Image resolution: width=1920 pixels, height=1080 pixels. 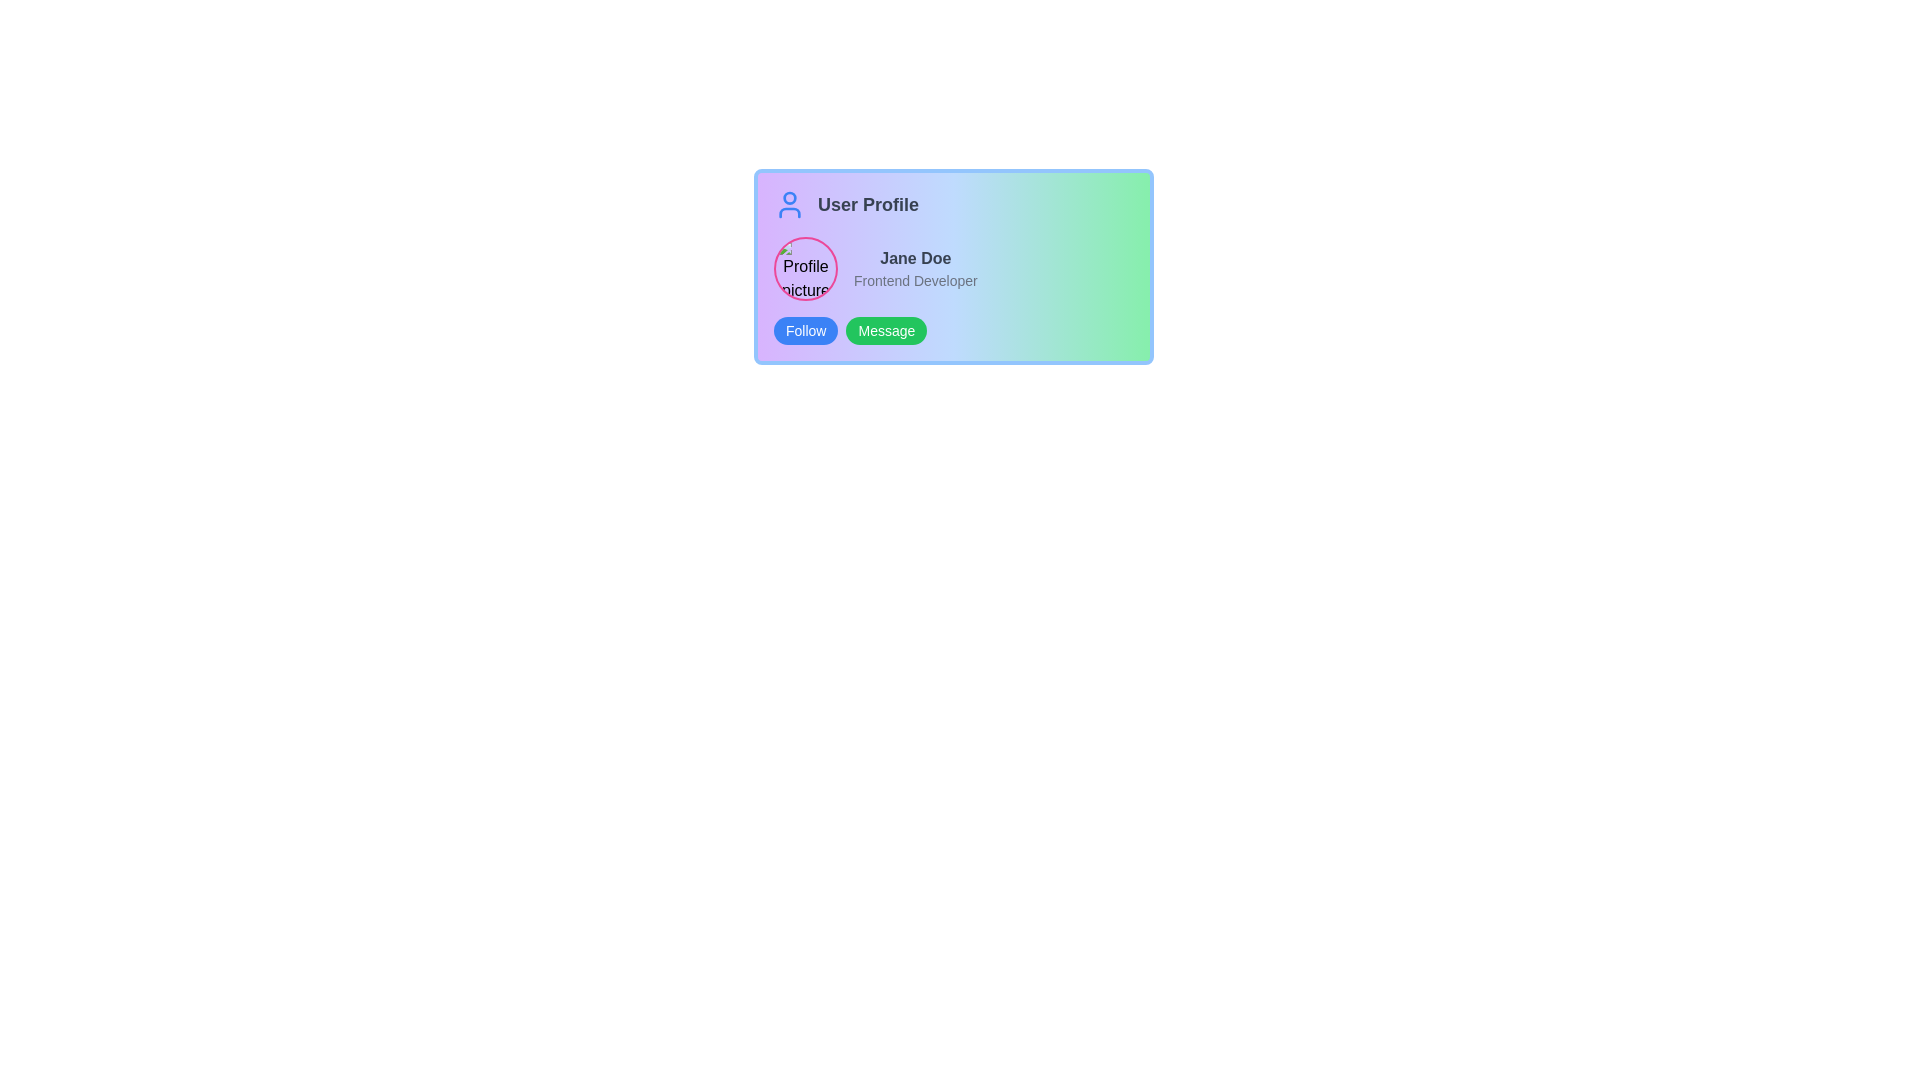 I want to click on the text label indicating the user's profile section, which is positioned to the right of the user icon and is centered vertically relative to it, so click(x=868, y=204).